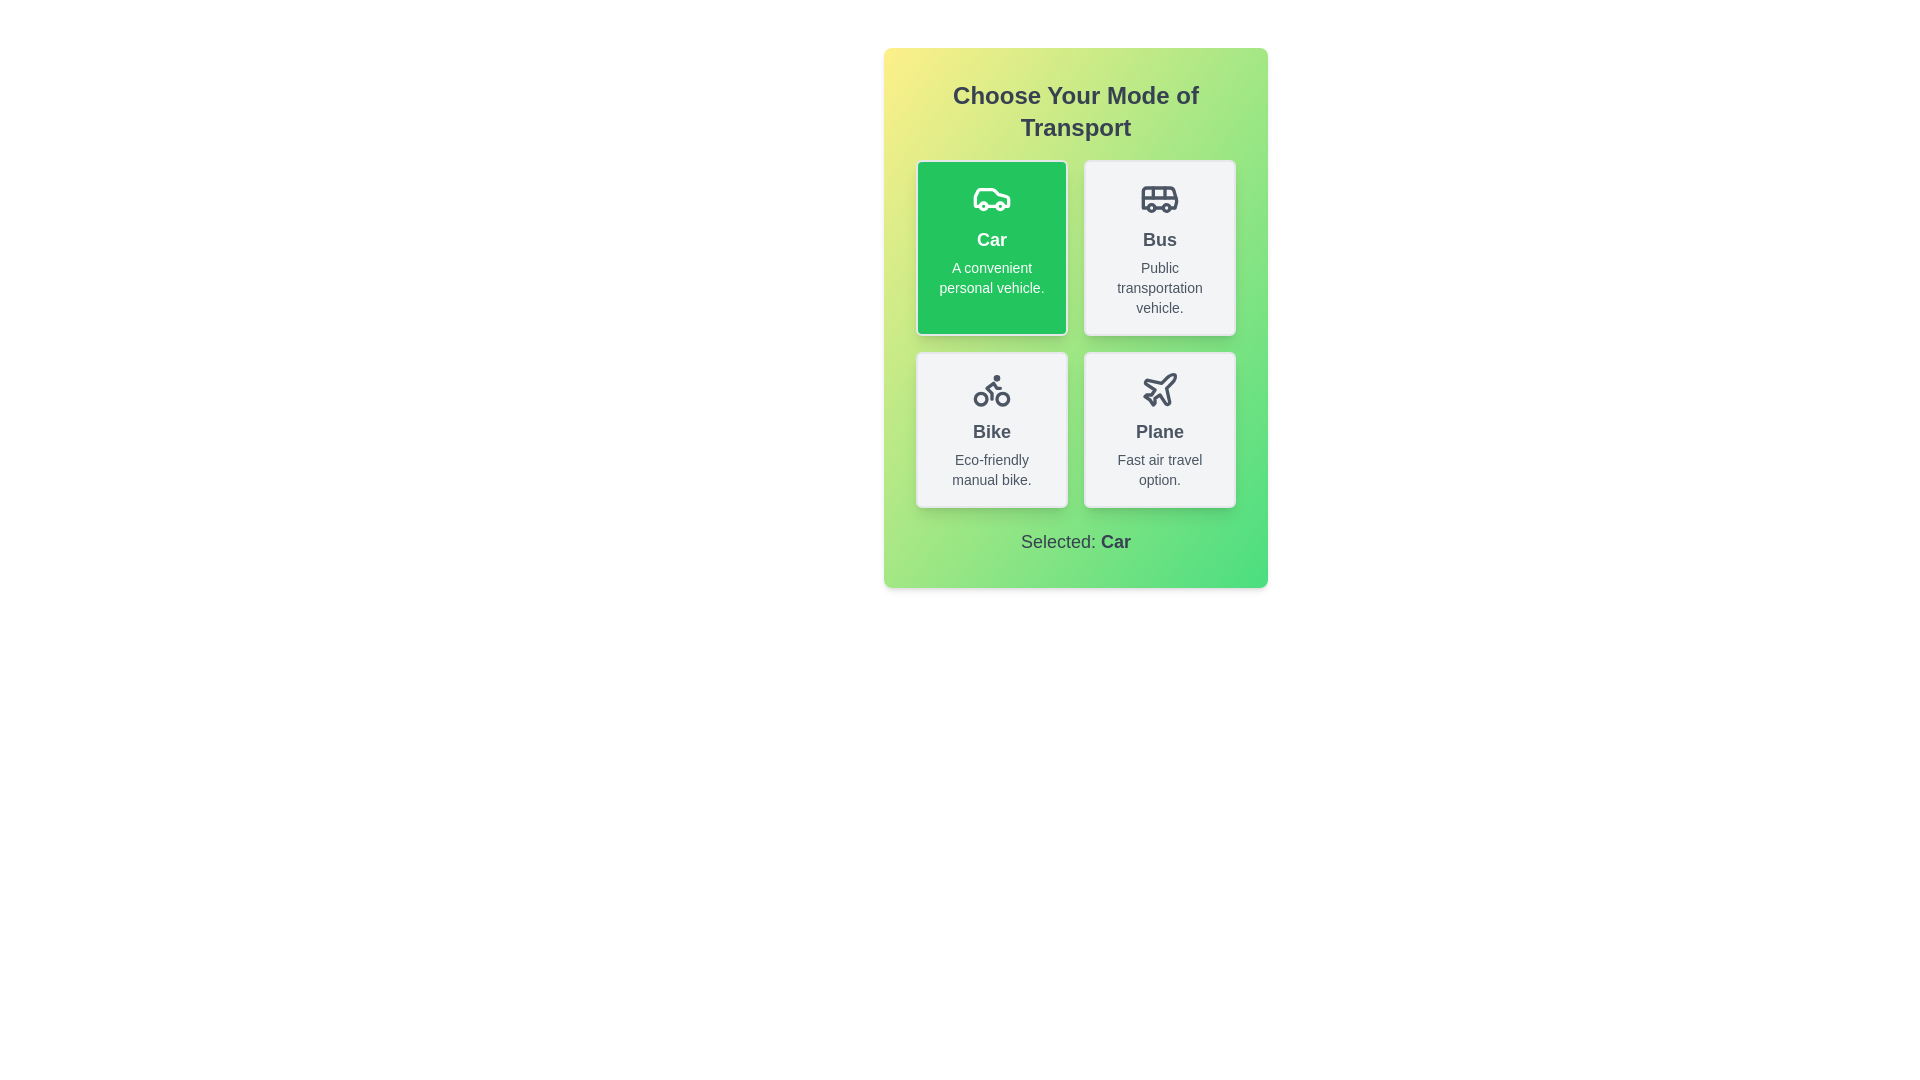 This screenshot has width=1920, height=1080. I want to click on the button for Bus to view its hover effect, so click(1160, 246).